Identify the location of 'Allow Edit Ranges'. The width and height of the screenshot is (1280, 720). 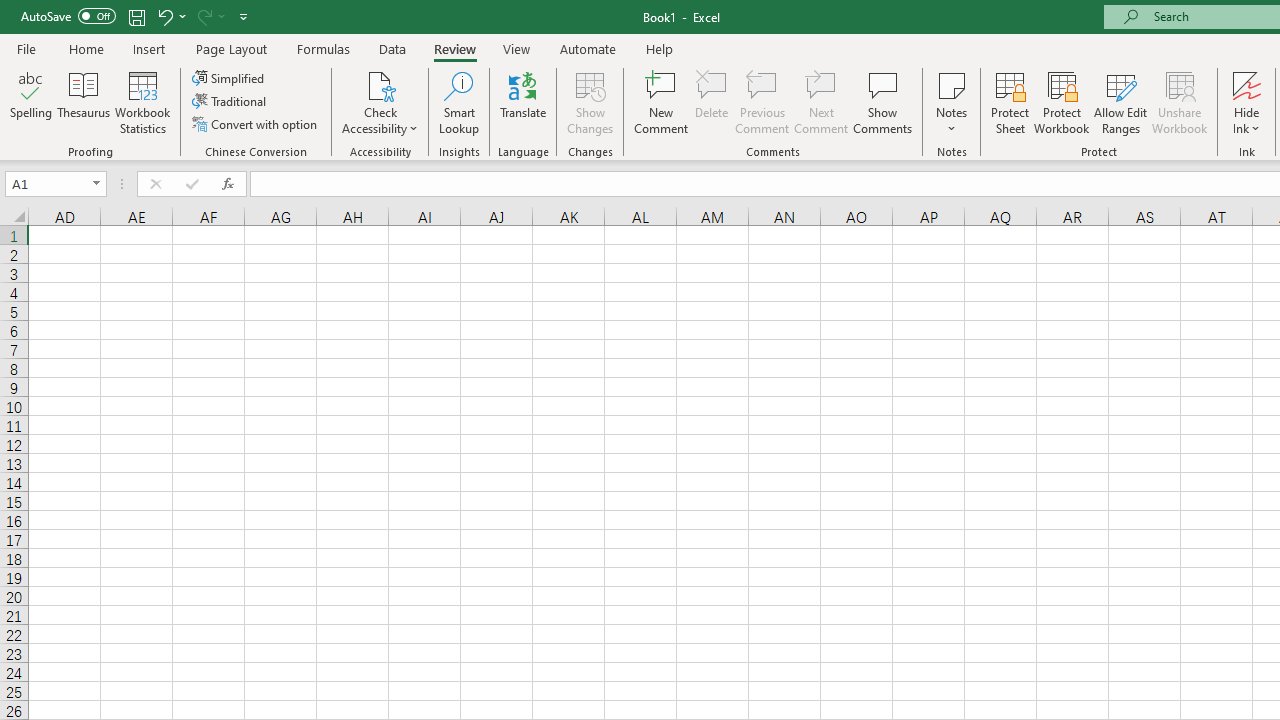
(1120, 103).